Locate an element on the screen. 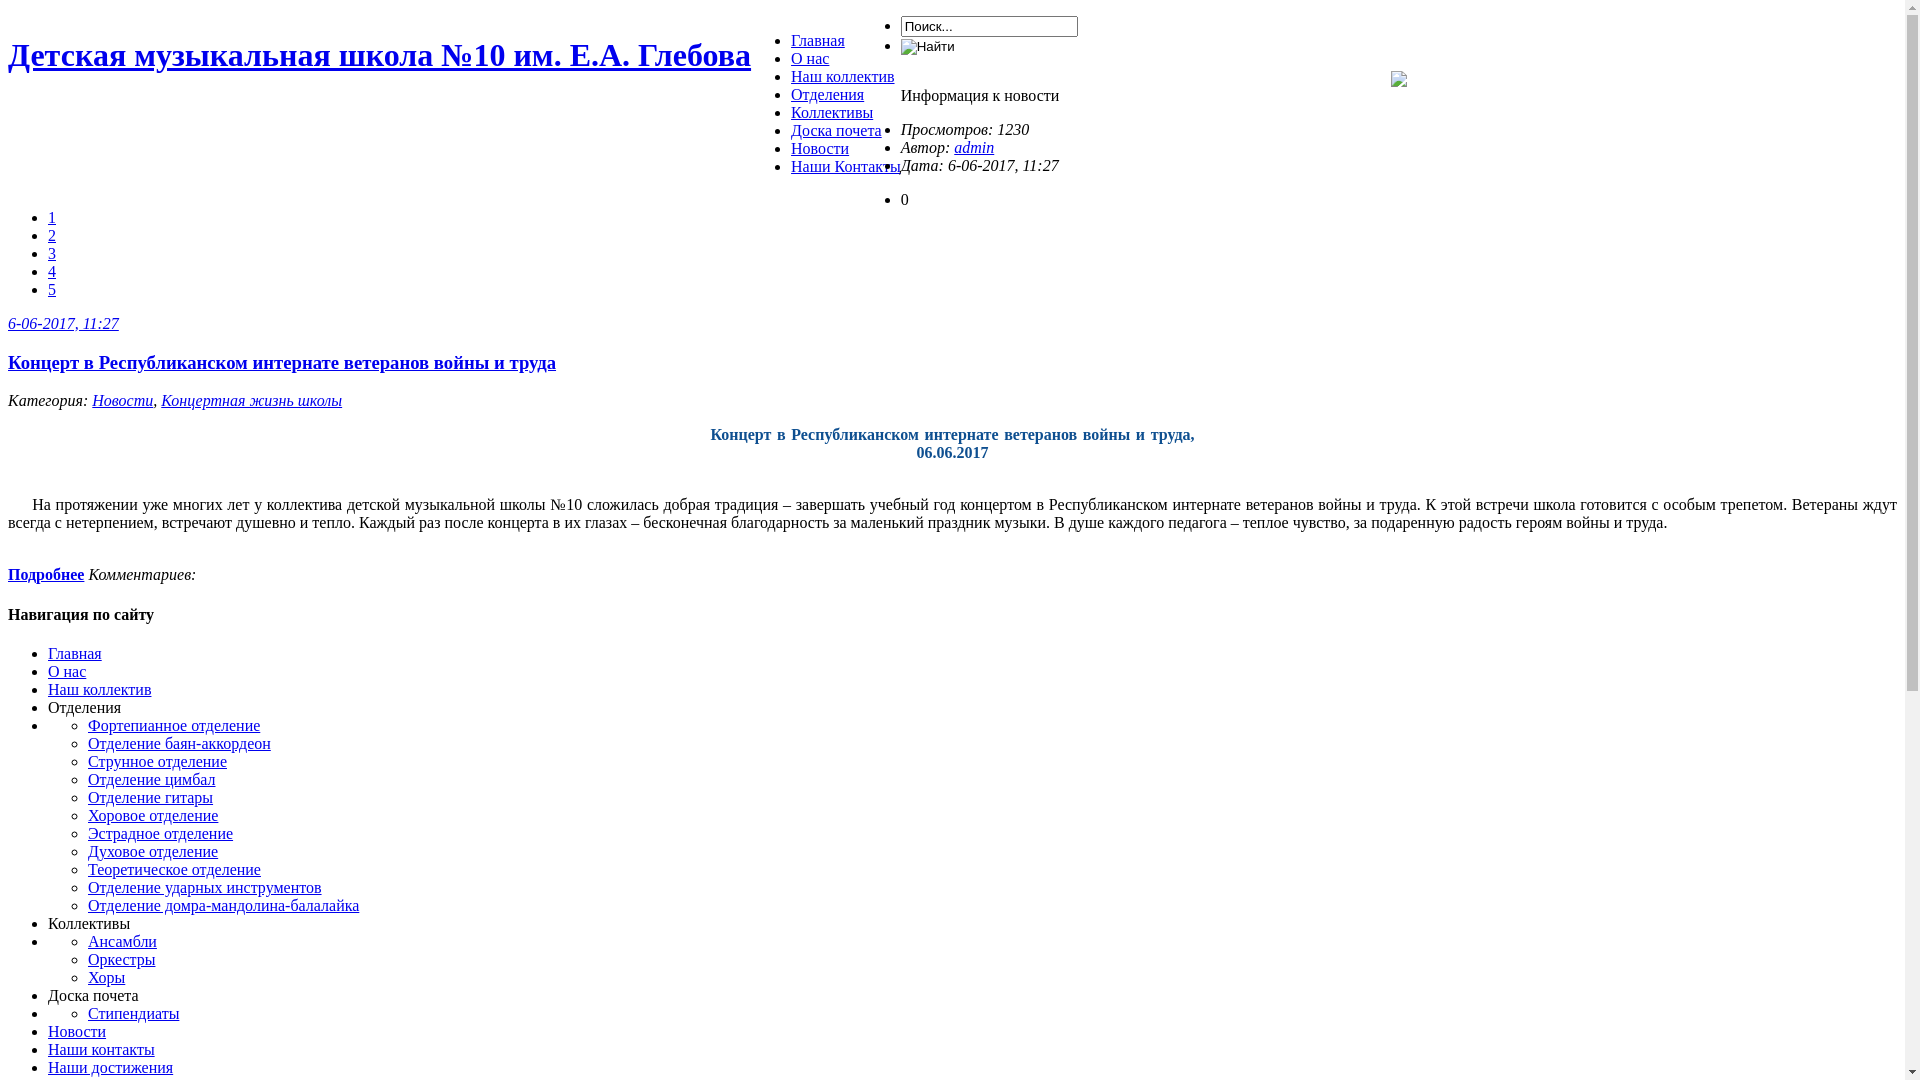 Image resolution: width=1920 pixels, height=1080 pixels. '3' is located at coordinates (52, 252).